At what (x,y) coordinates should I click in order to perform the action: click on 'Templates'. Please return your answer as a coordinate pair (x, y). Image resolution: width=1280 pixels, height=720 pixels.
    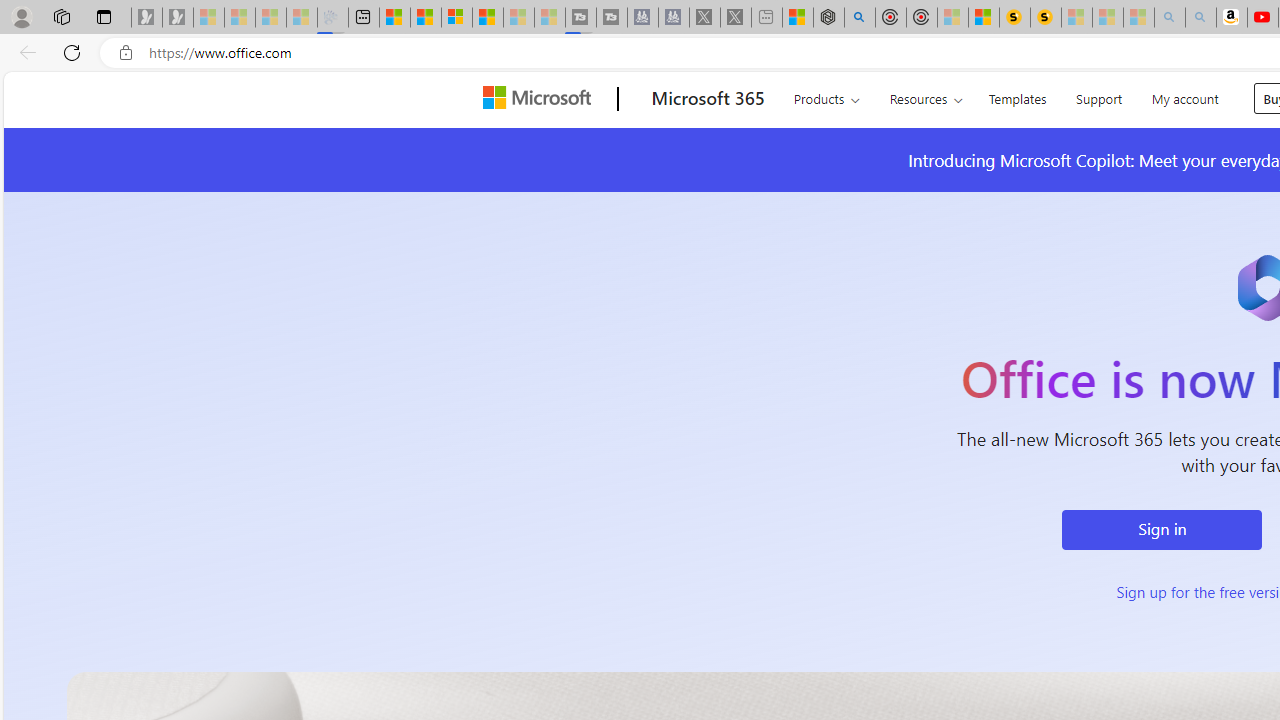
    Looking at the image, I should click on (1017, 96).